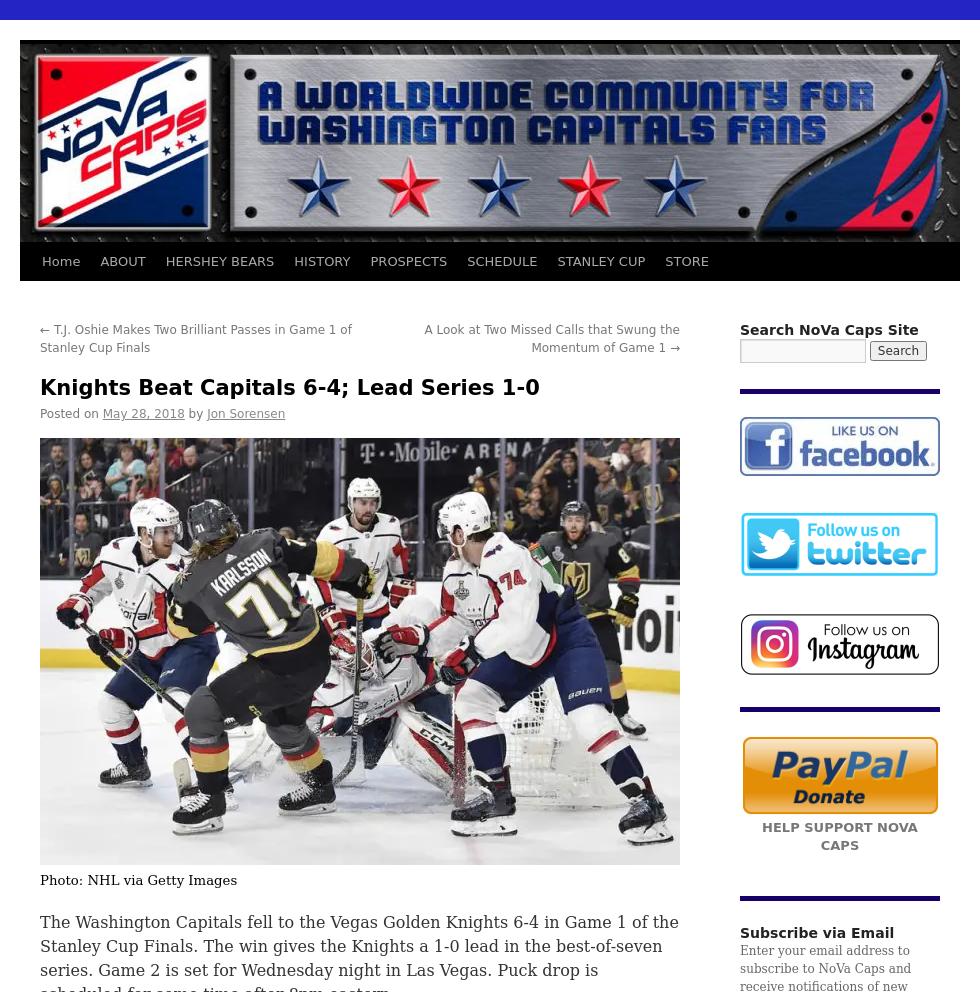 This screenshot has height=992, width=980. I want to click on 'T.J. Oshie Makes Two Brilliant Passes in Game 1 of Stanley Cup Finals', so click(195, 337).